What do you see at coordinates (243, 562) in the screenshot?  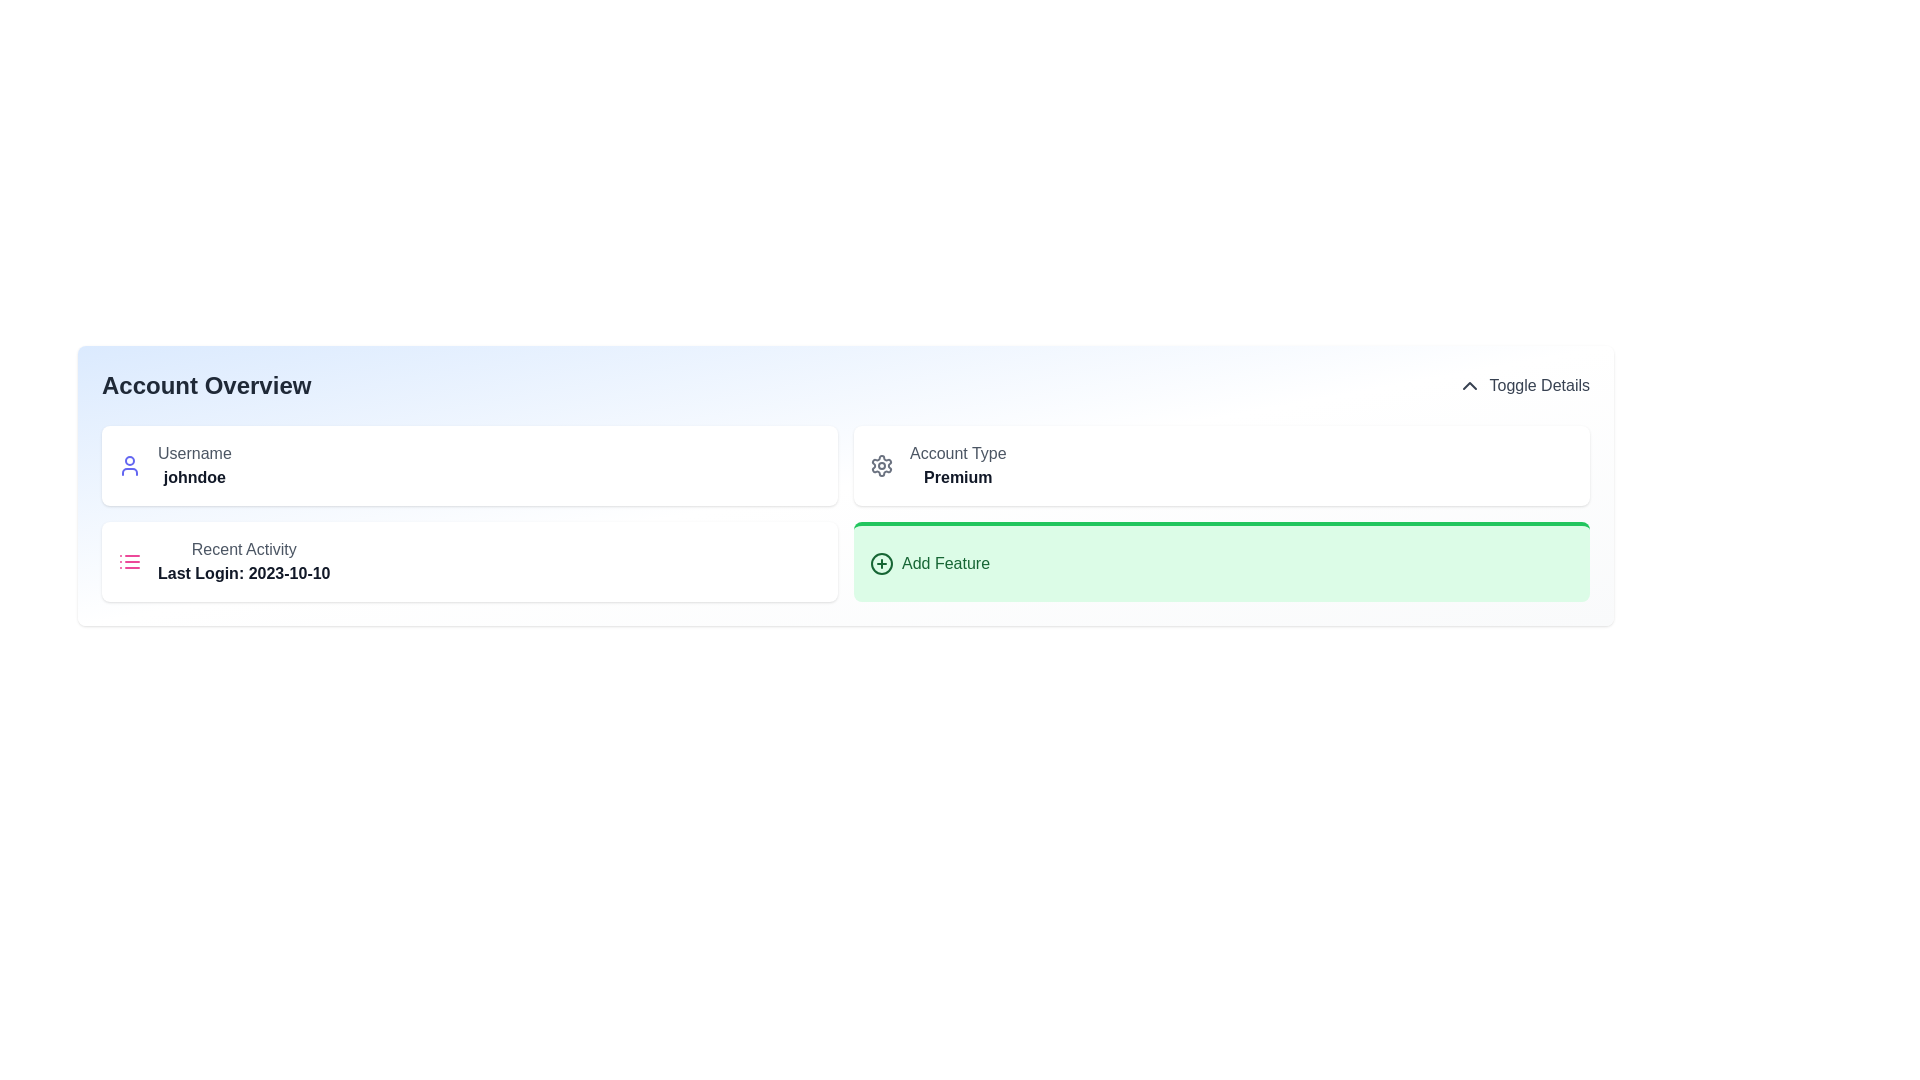 I see `the 'Recent Activity' text display element, which shows 'Recent Activity' and 'Last Login: 2023-10-10' in a card-like interface under the 'Username' field` at bounding box center [243, 562].